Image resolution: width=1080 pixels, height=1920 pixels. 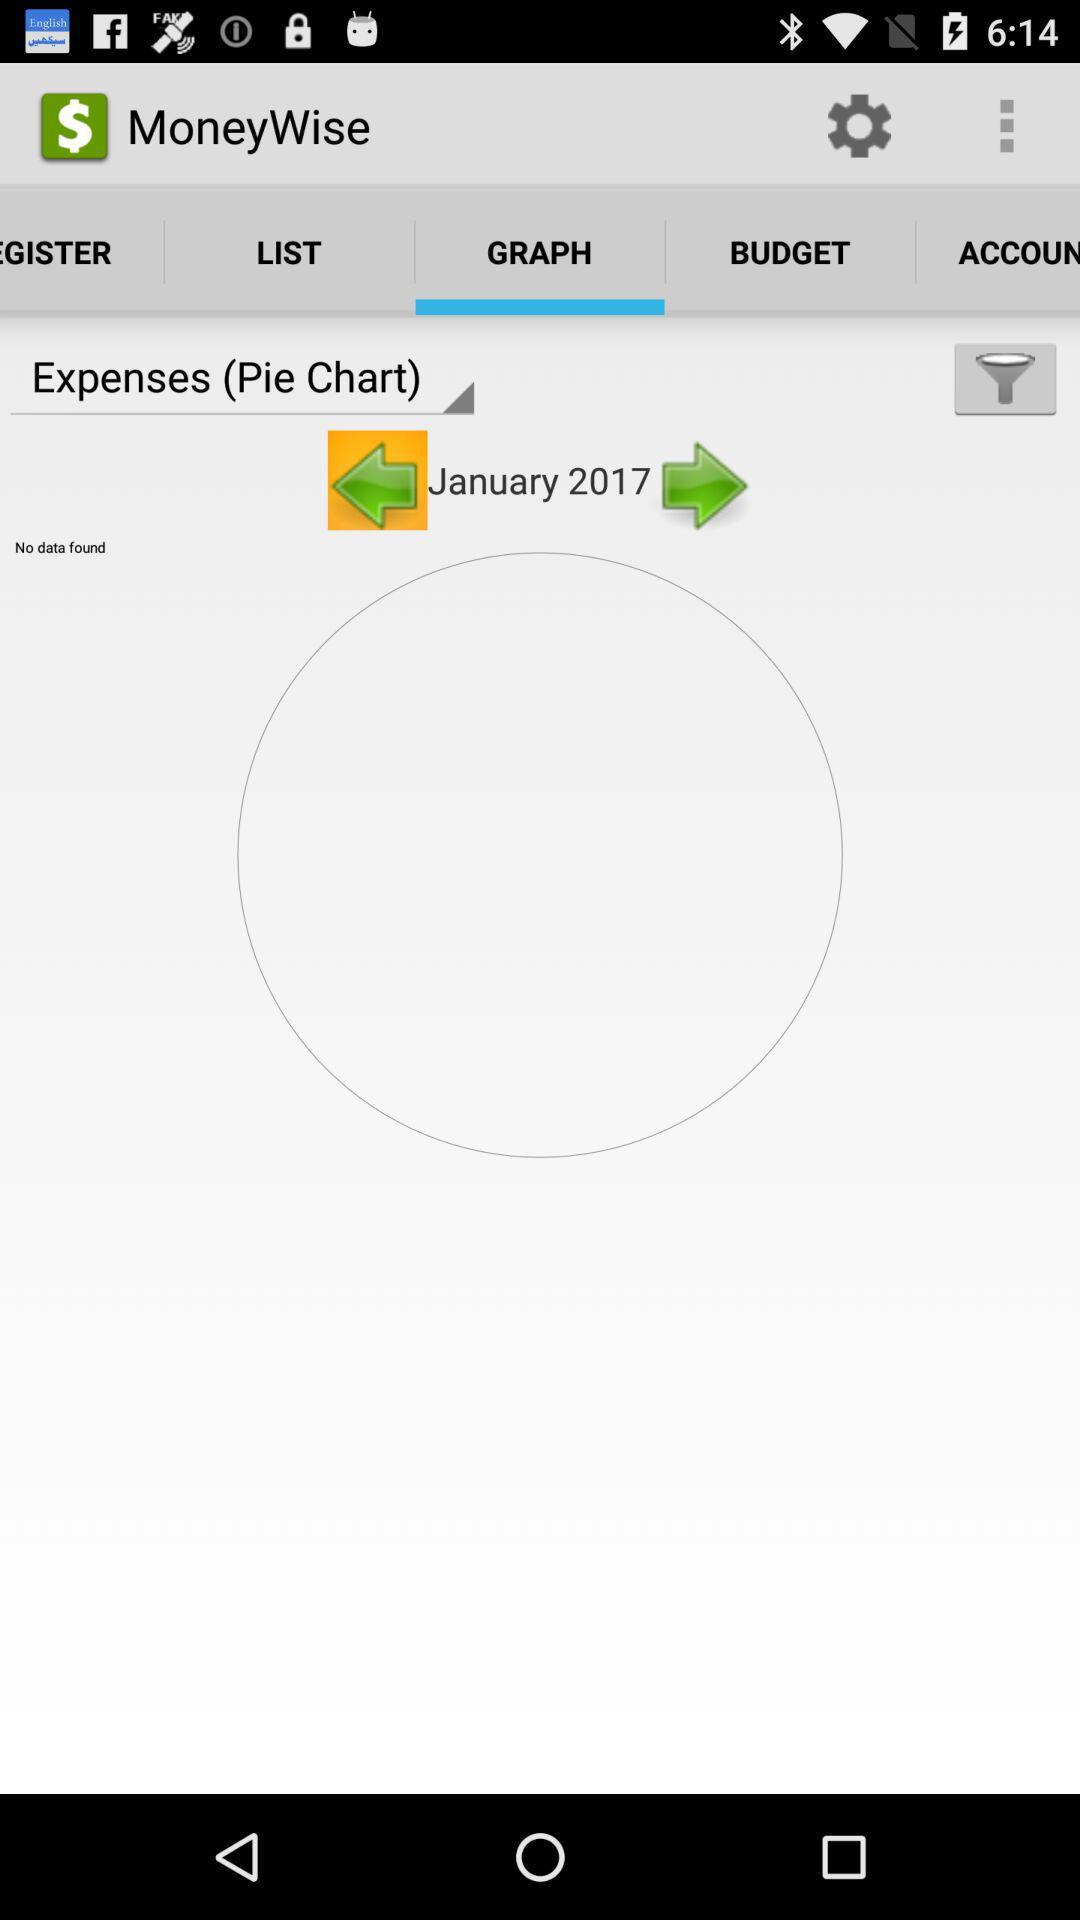 I want to click on the right arrow  next to january 2017, so click(x=701, y=480).